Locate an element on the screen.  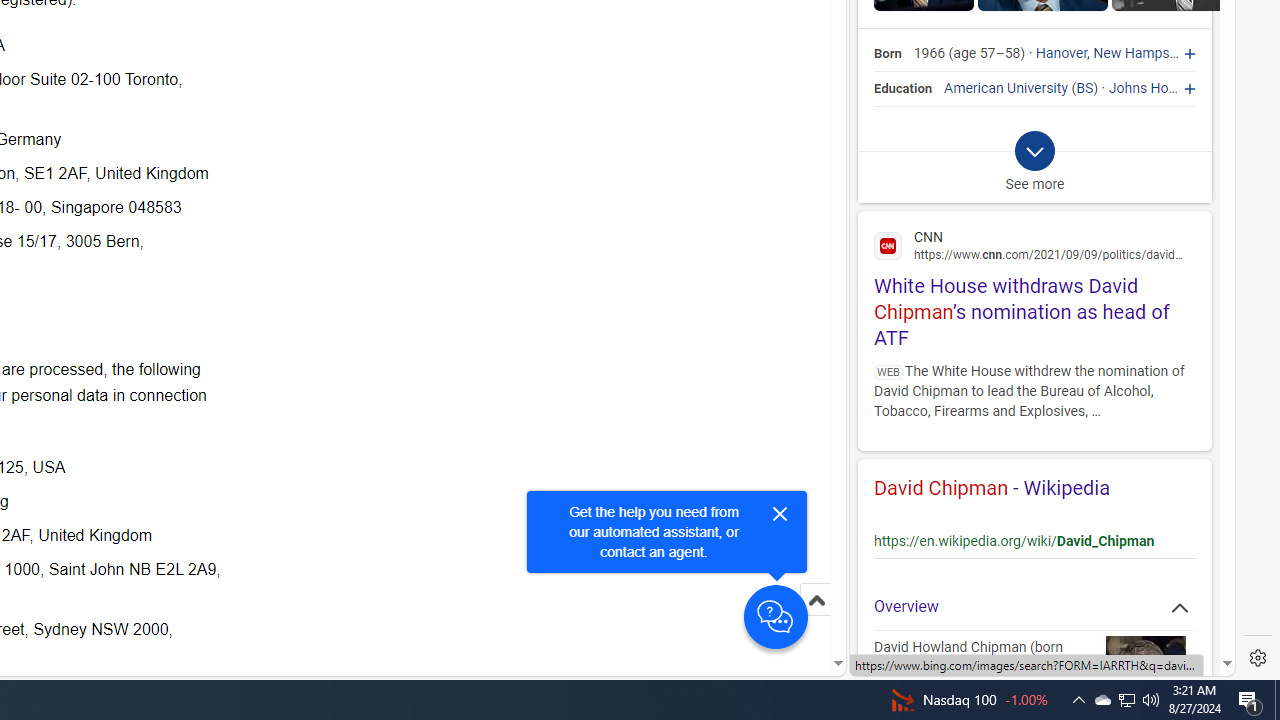
'Class: b_exp_chevron_svg b_expmob_chev' is located at coordinates (1034, 150).